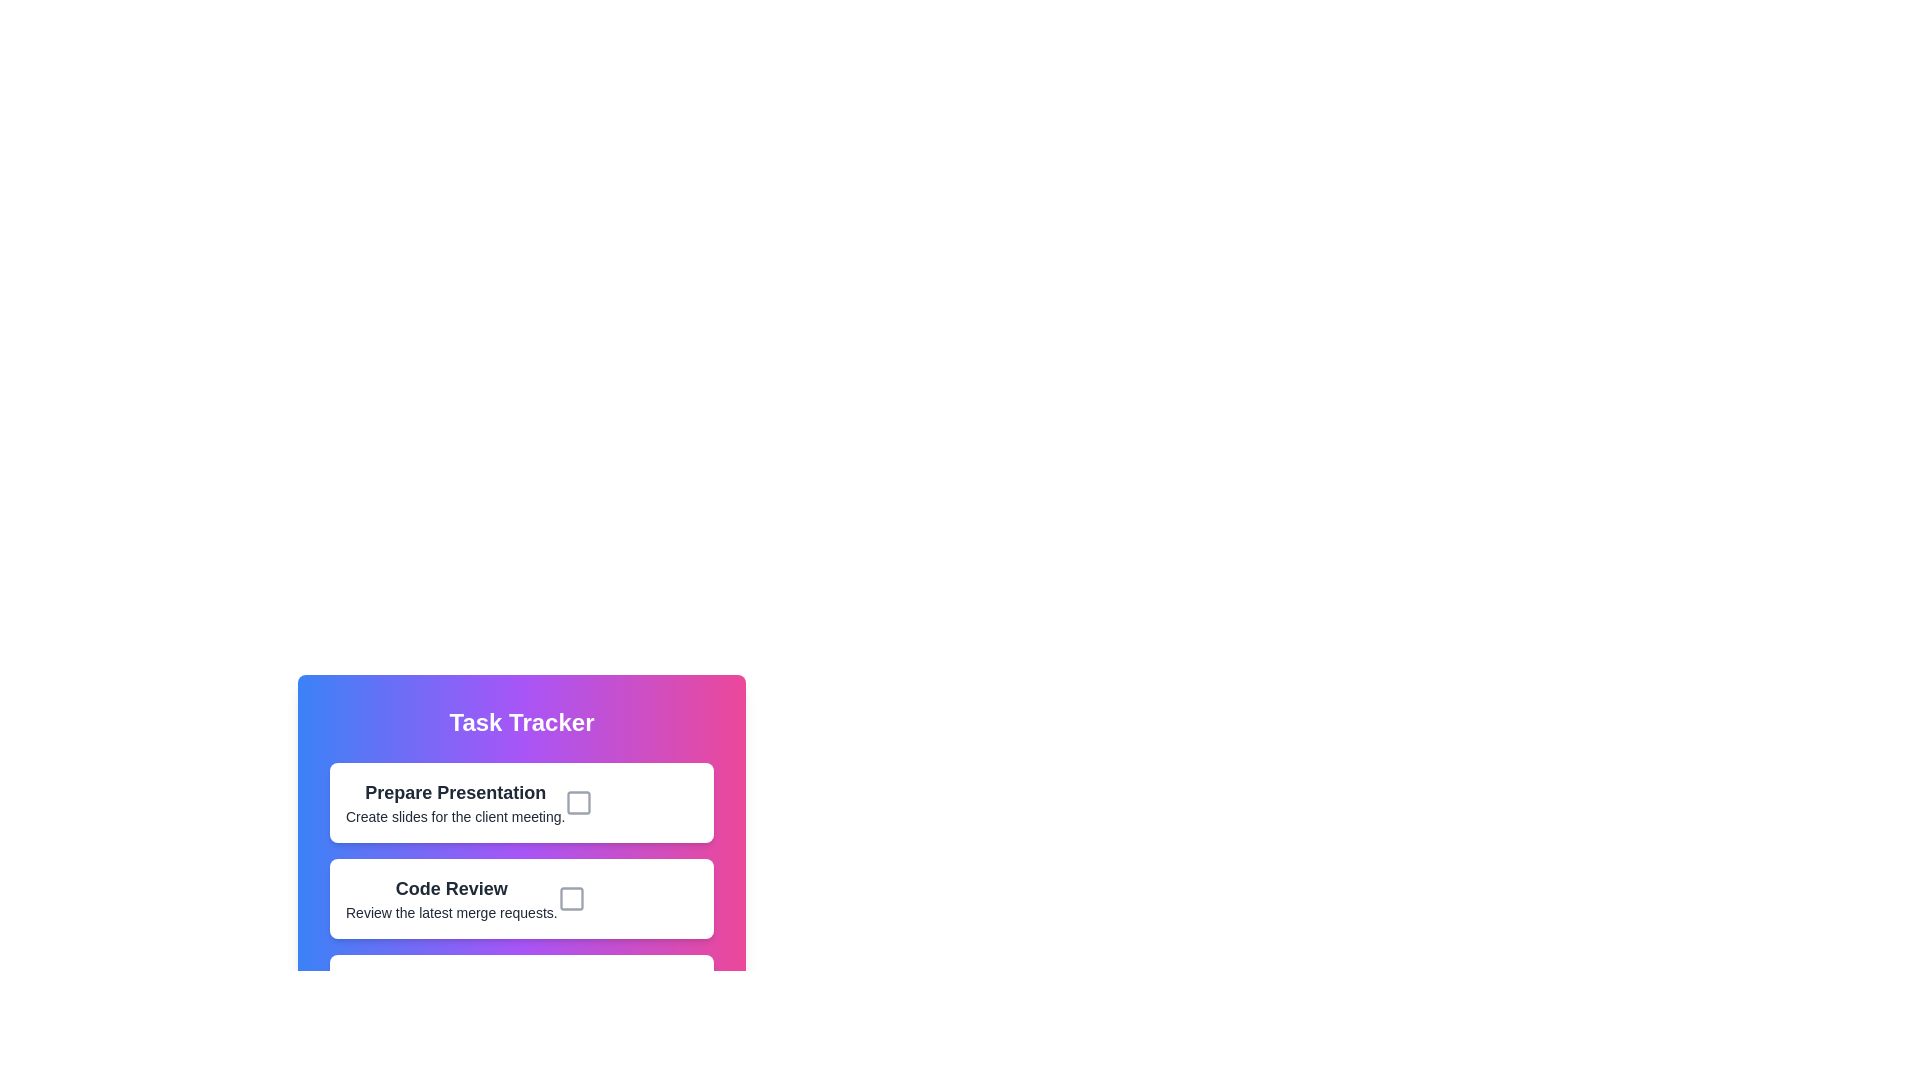 The width and height of the screenshot is (1920, 1080). Describe the element at coordinates (522, 722) in the screenshot. I see `the 'Task Tracker' header text label for reading` at that location.